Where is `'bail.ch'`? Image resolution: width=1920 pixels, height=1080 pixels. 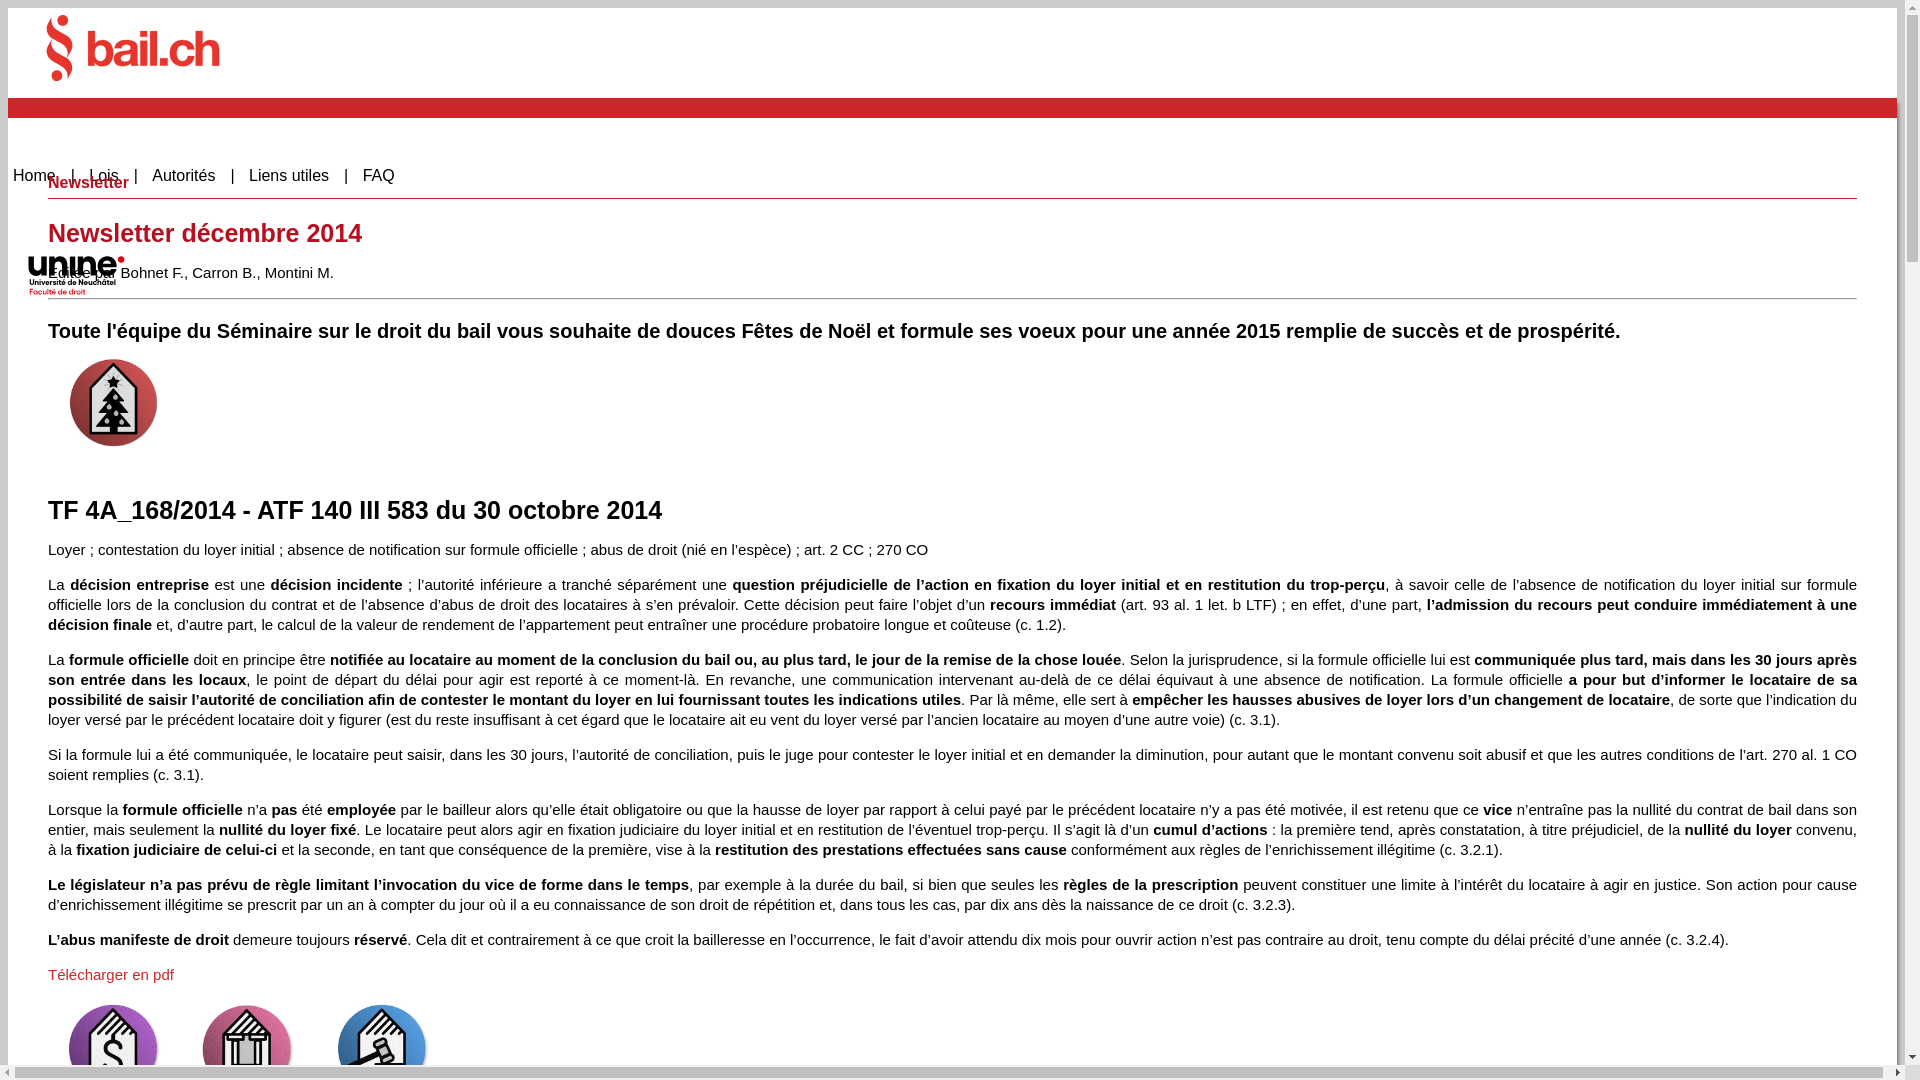
'bail.ch' is located at coordinates (132, 46).